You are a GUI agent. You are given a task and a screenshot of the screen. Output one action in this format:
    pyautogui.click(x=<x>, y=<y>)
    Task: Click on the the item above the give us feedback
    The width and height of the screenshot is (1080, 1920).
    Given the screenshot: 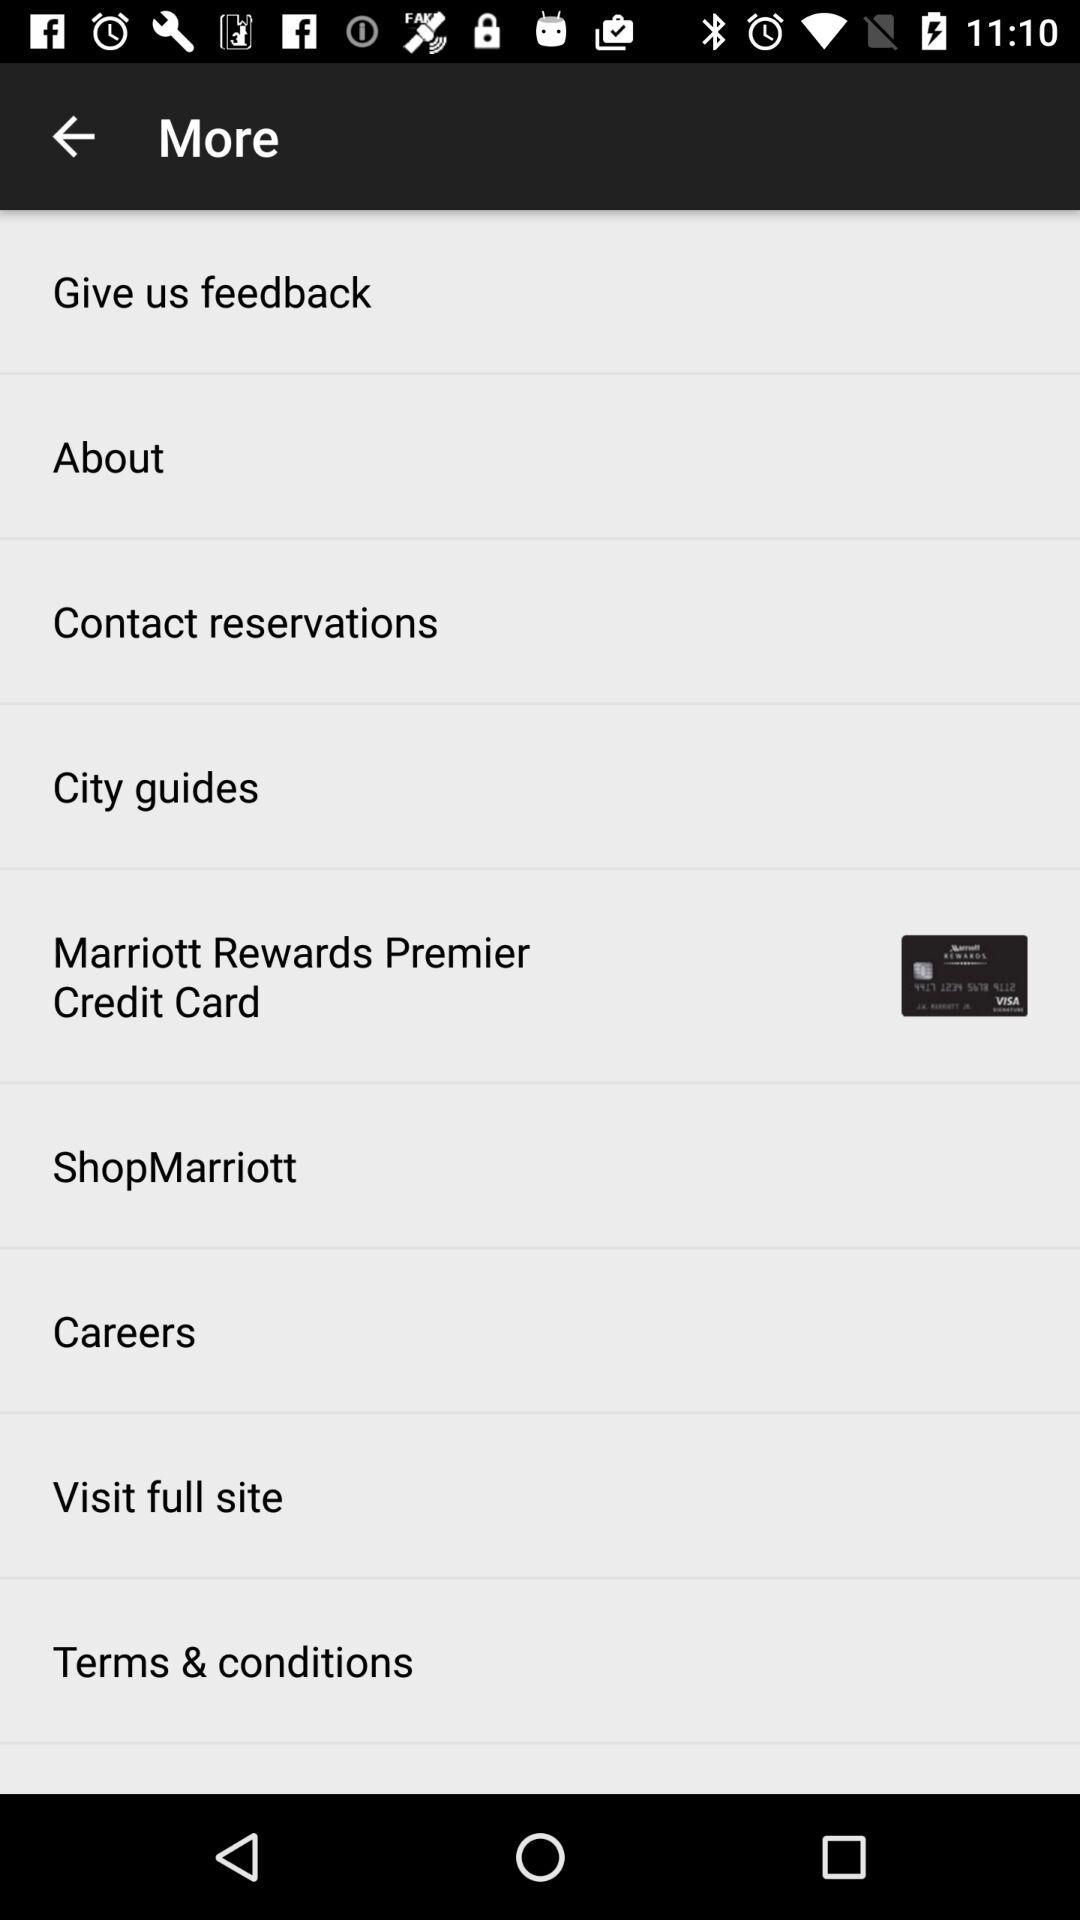 What is the action you would take?
    pyautogui.click(x=72, y=135)
    